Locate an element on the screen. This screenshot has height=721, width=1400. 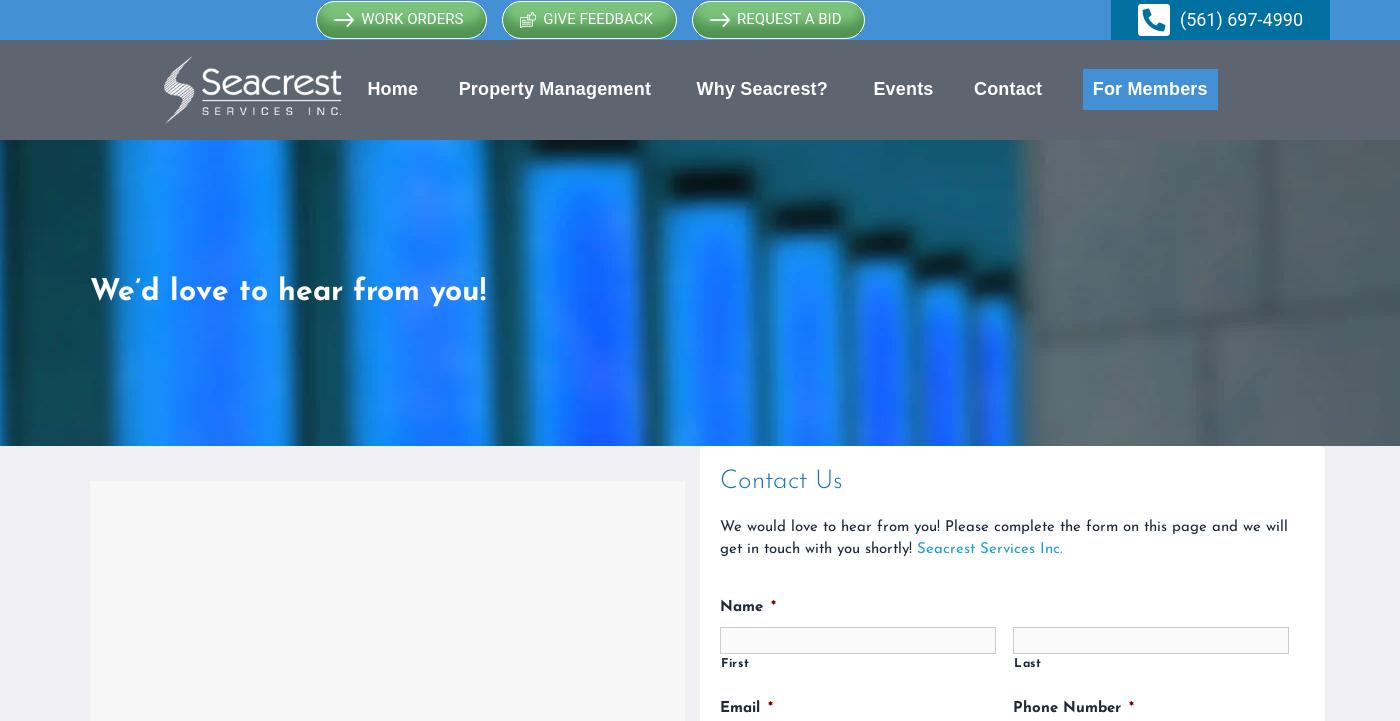
'Email' is located at coordinates (740, 707).